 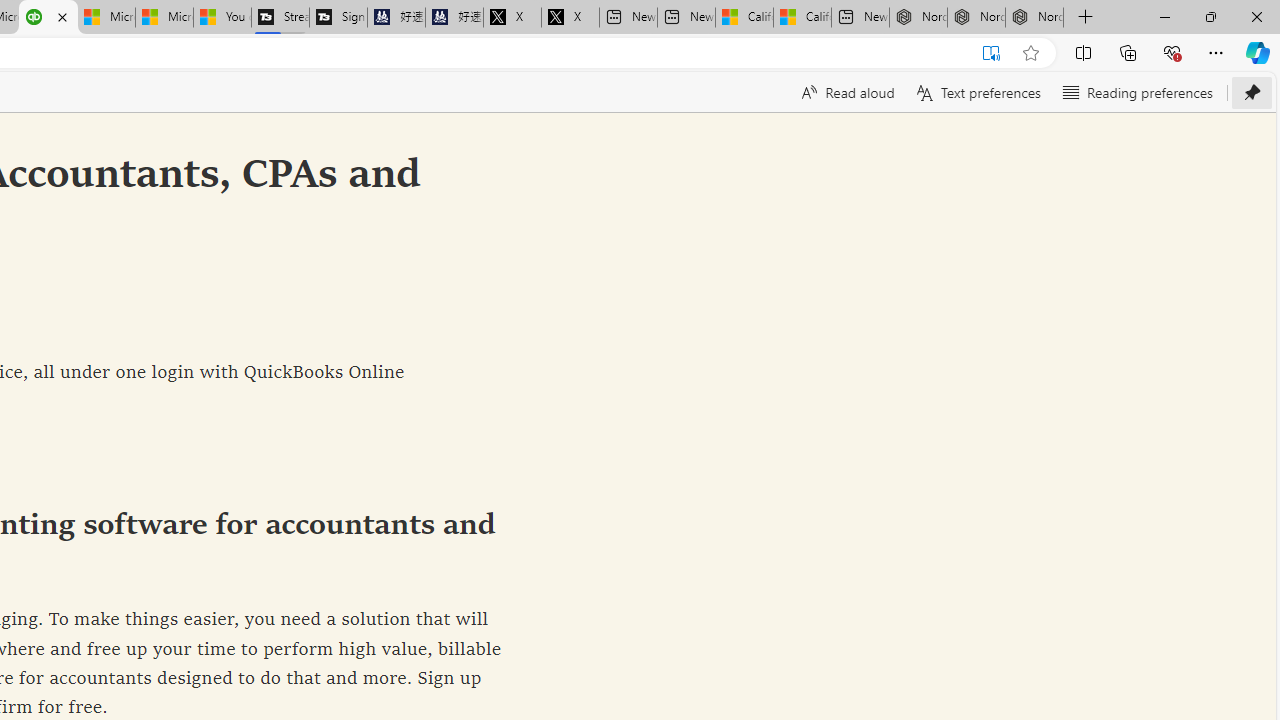 I want to click on 'Read aloud', so click(x=846, y=92).